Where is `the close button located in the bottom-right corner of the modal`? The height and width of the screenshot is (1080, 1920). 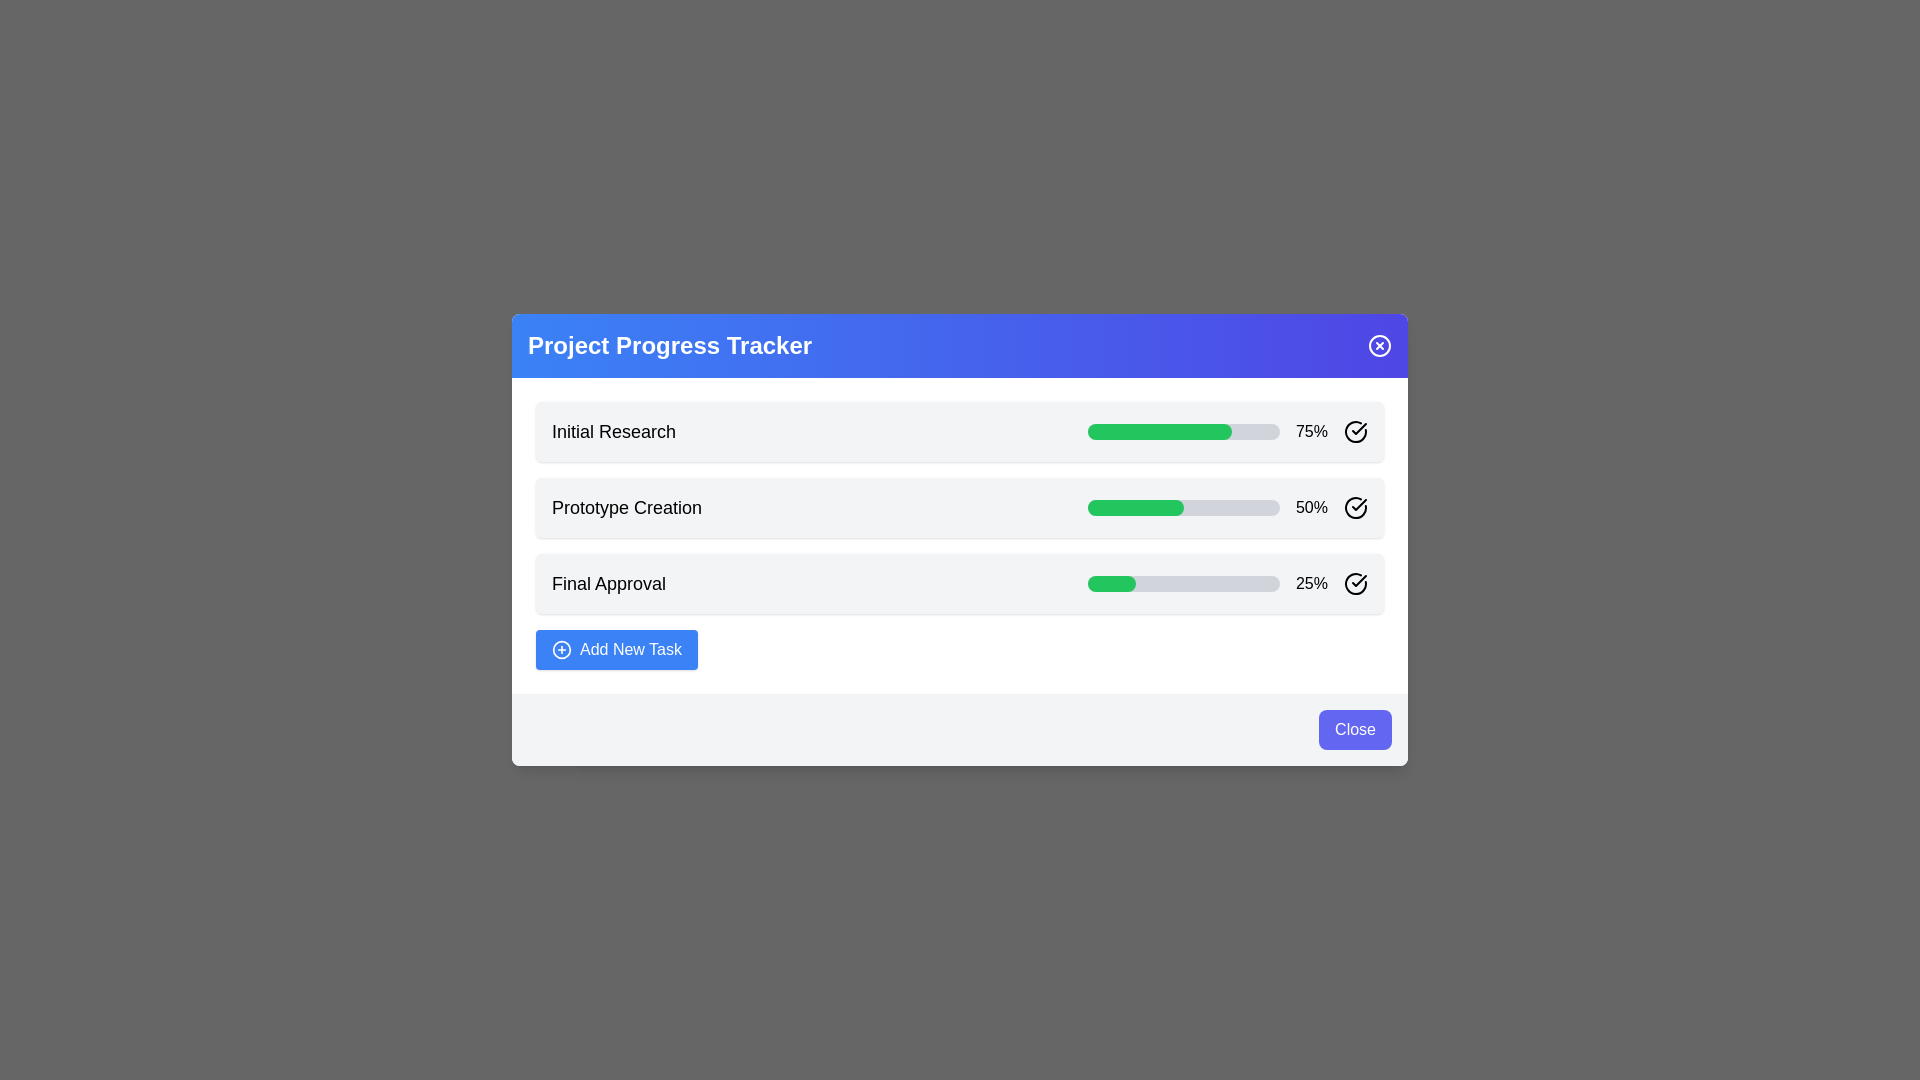
the close button located in the bottom-right corner of the modal is located at coordinates (1355, 729).